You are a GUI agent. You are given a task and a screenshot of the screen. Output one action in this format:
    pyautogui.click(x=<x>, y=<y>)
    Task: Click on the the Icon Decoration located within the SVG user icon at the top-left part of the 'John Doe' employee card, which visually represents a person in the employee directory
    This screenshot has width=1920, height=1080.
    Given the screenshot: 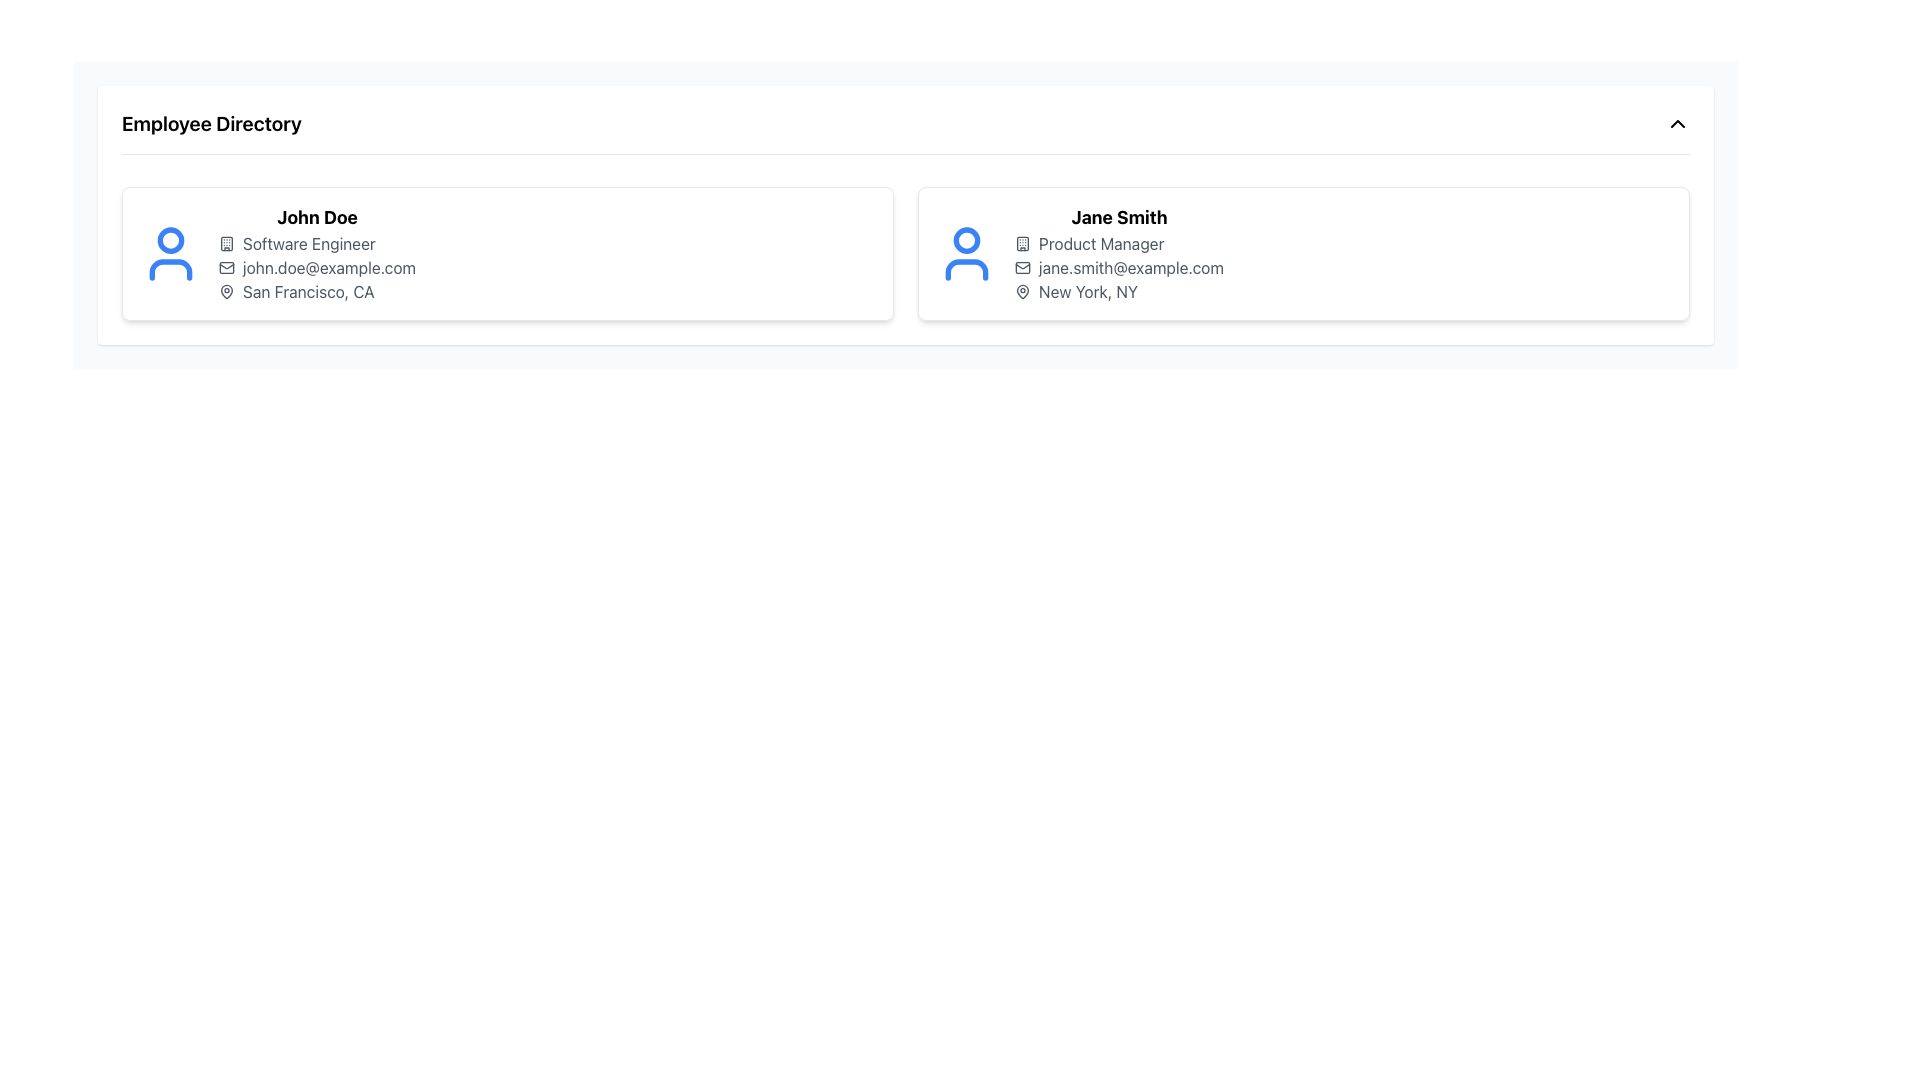 What is the action you would take?
    pyautogui.click(x=171, y=270)
    